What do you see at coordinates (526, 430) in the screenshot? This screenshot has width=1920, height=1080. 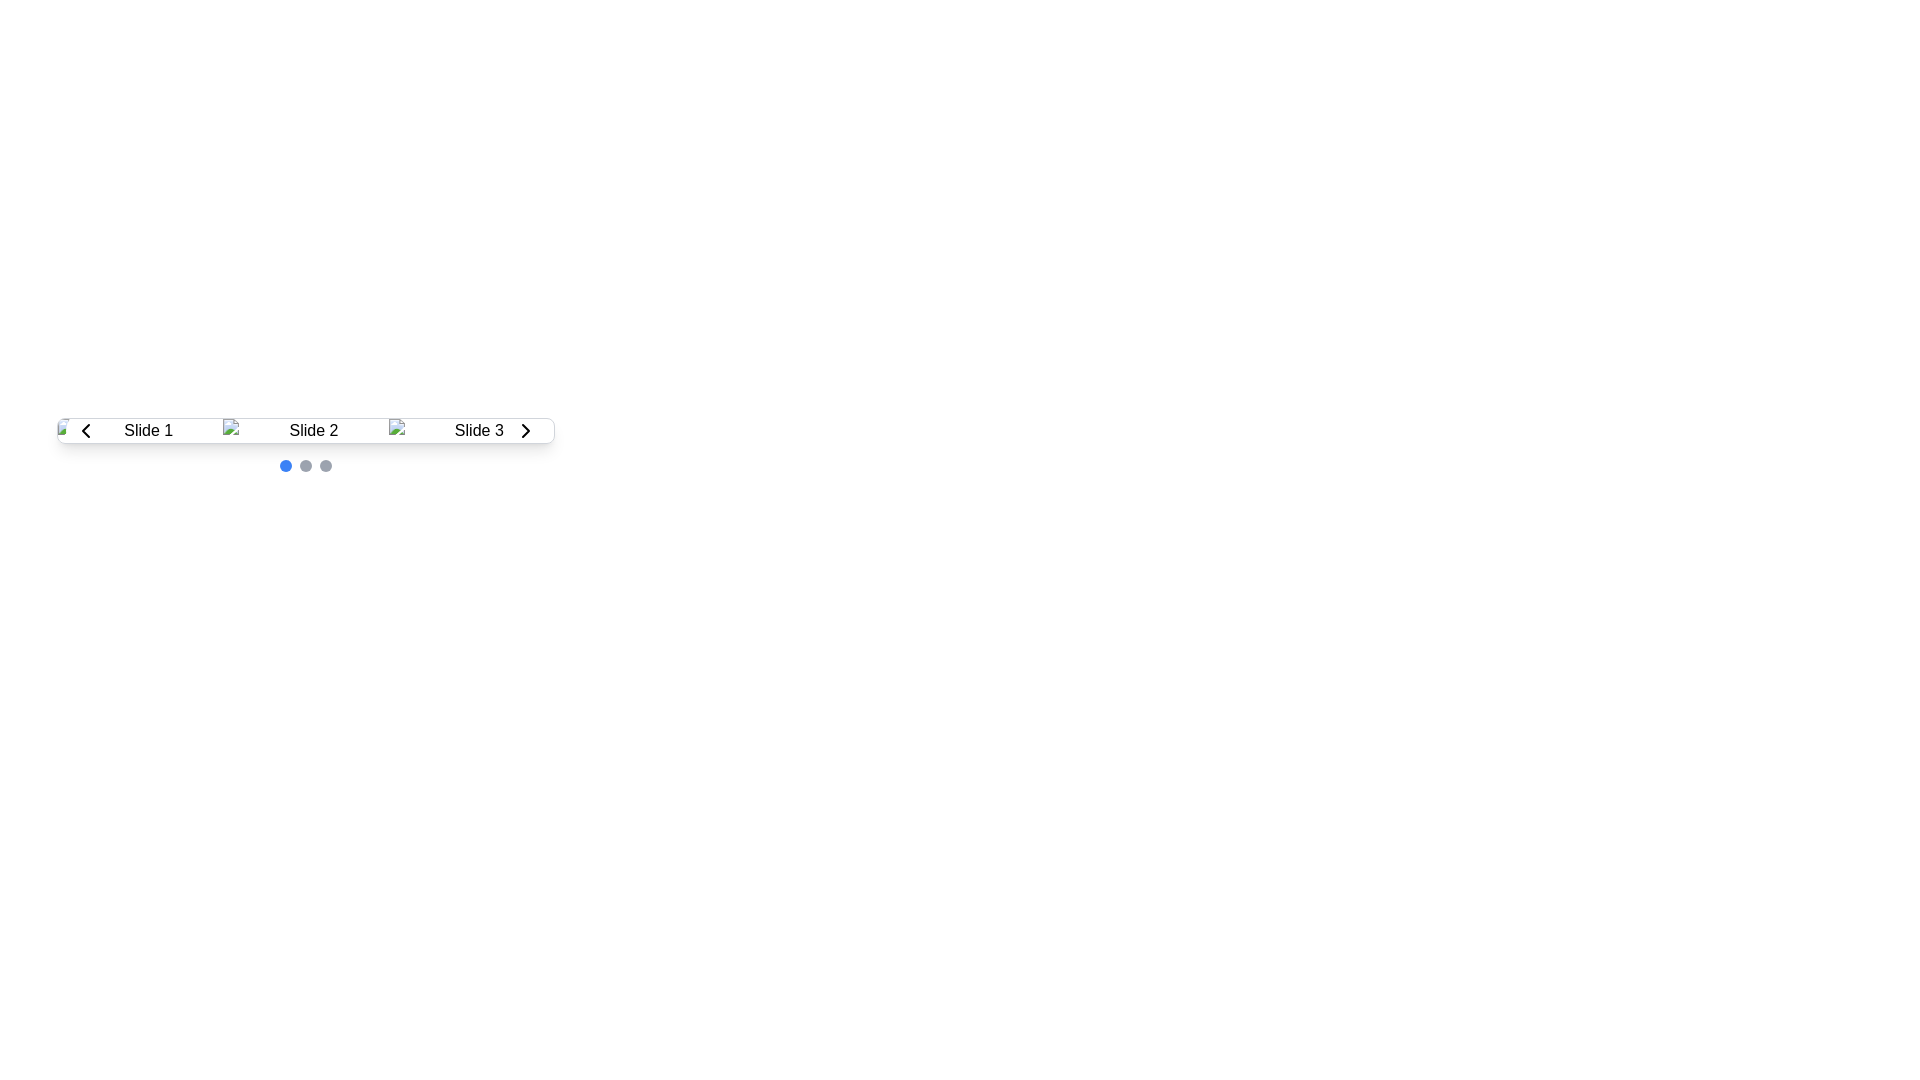 I see `the right navigation button of the carousel` at bounding box center [526, 430].